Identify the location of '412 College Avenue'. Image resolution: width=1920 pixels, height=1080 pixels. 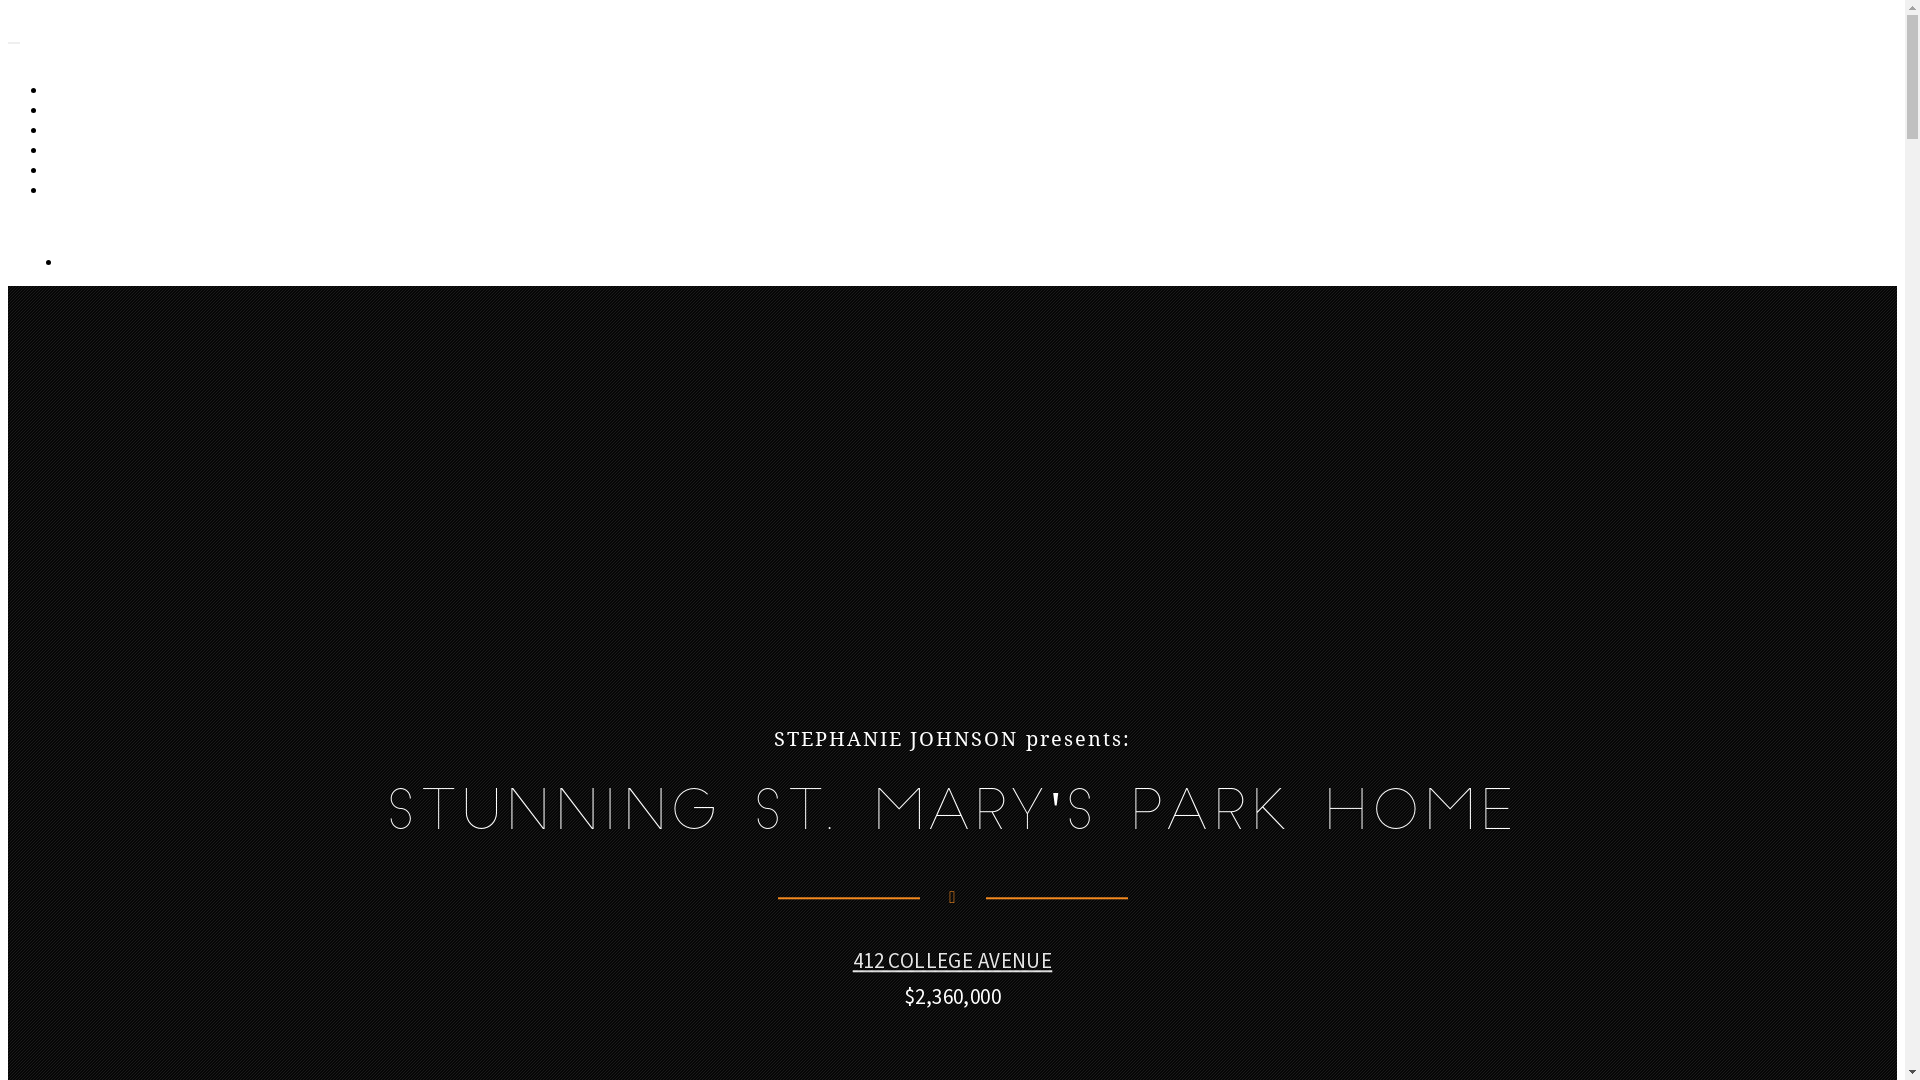
(157, 38).